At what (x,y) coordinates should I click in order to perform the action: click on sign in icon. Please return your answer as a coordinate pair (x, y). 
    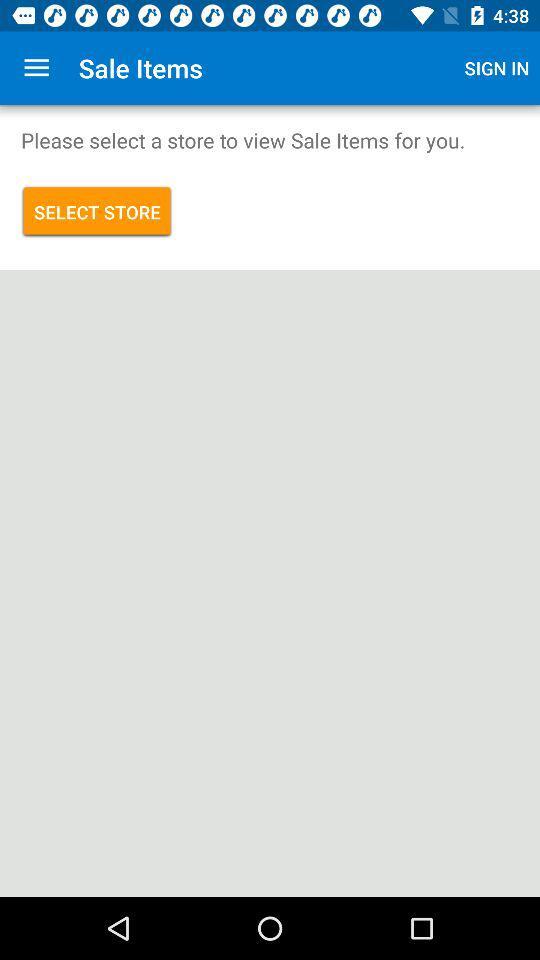
    Looking at the image, I should click on (496, 68).